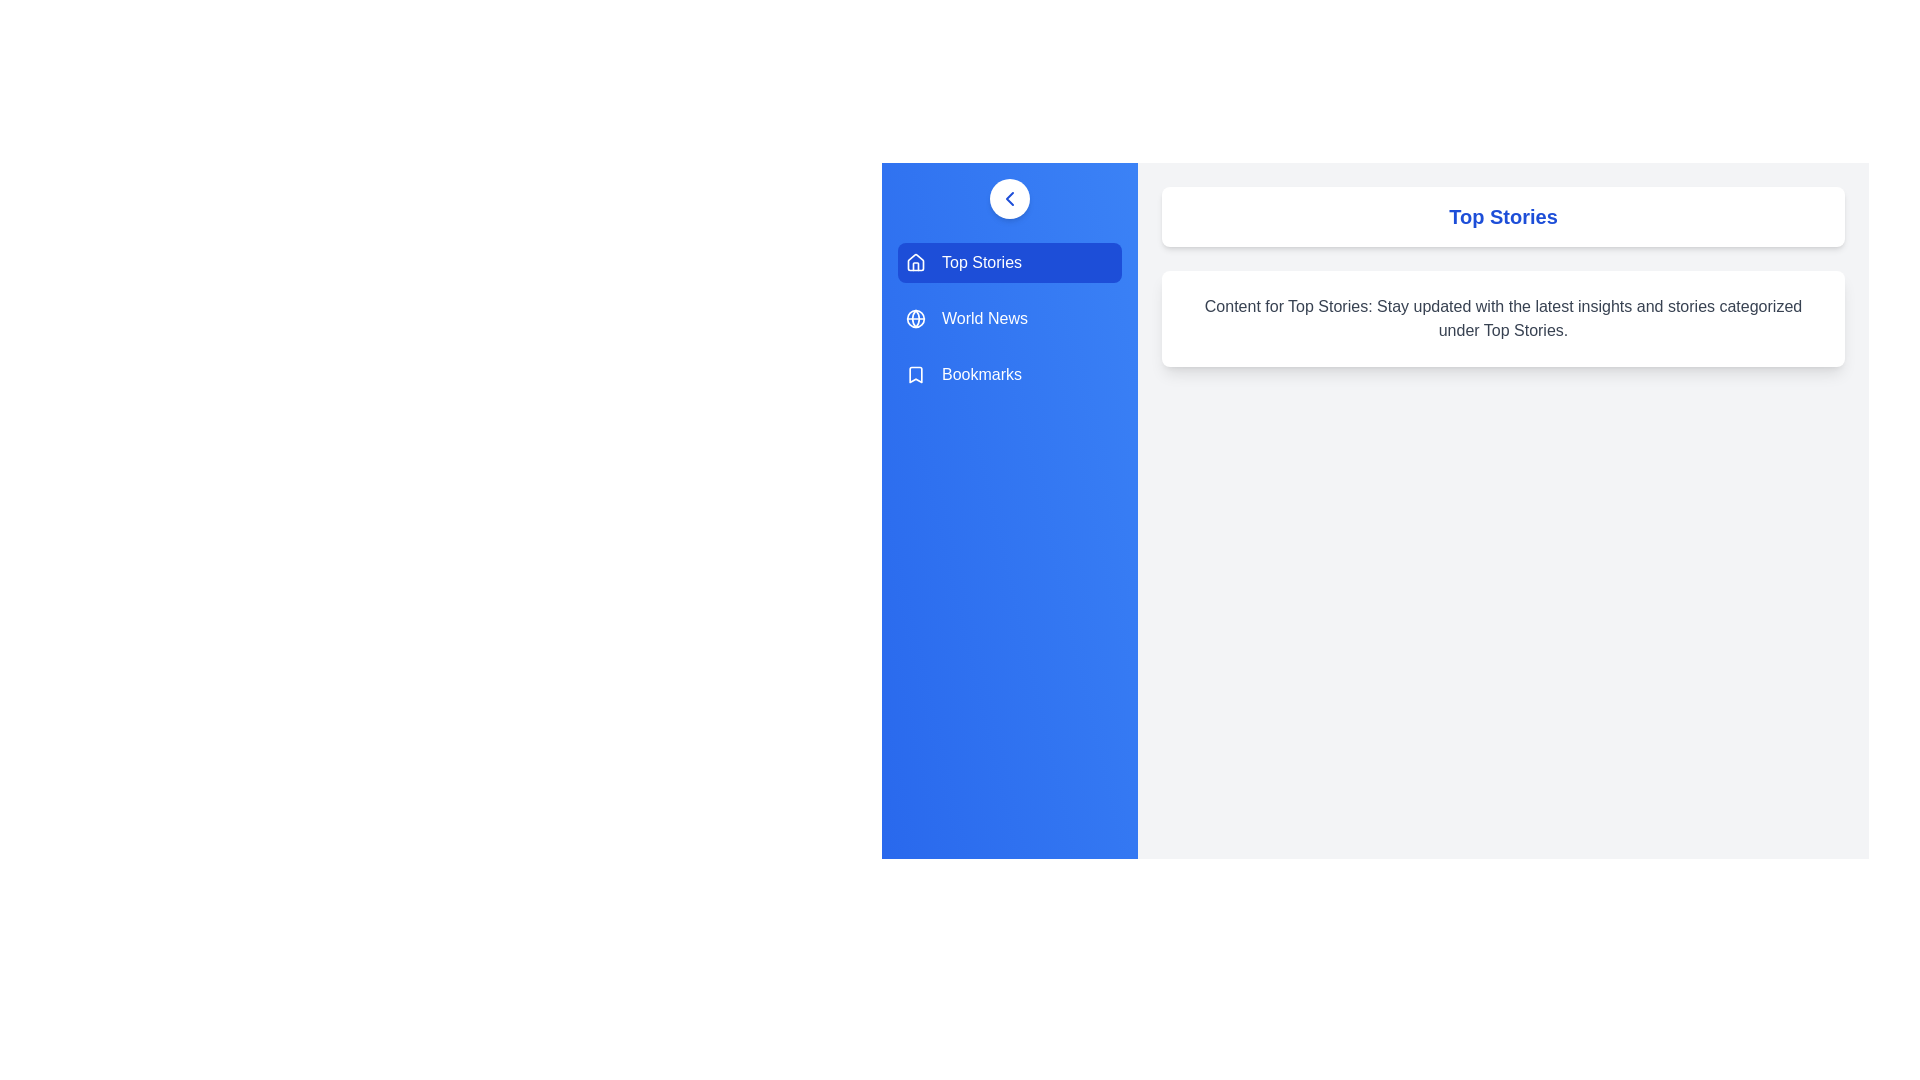 This screenshot has width=1920, height=1080. I want to click on the category World News from the list, so click(1009, 318).